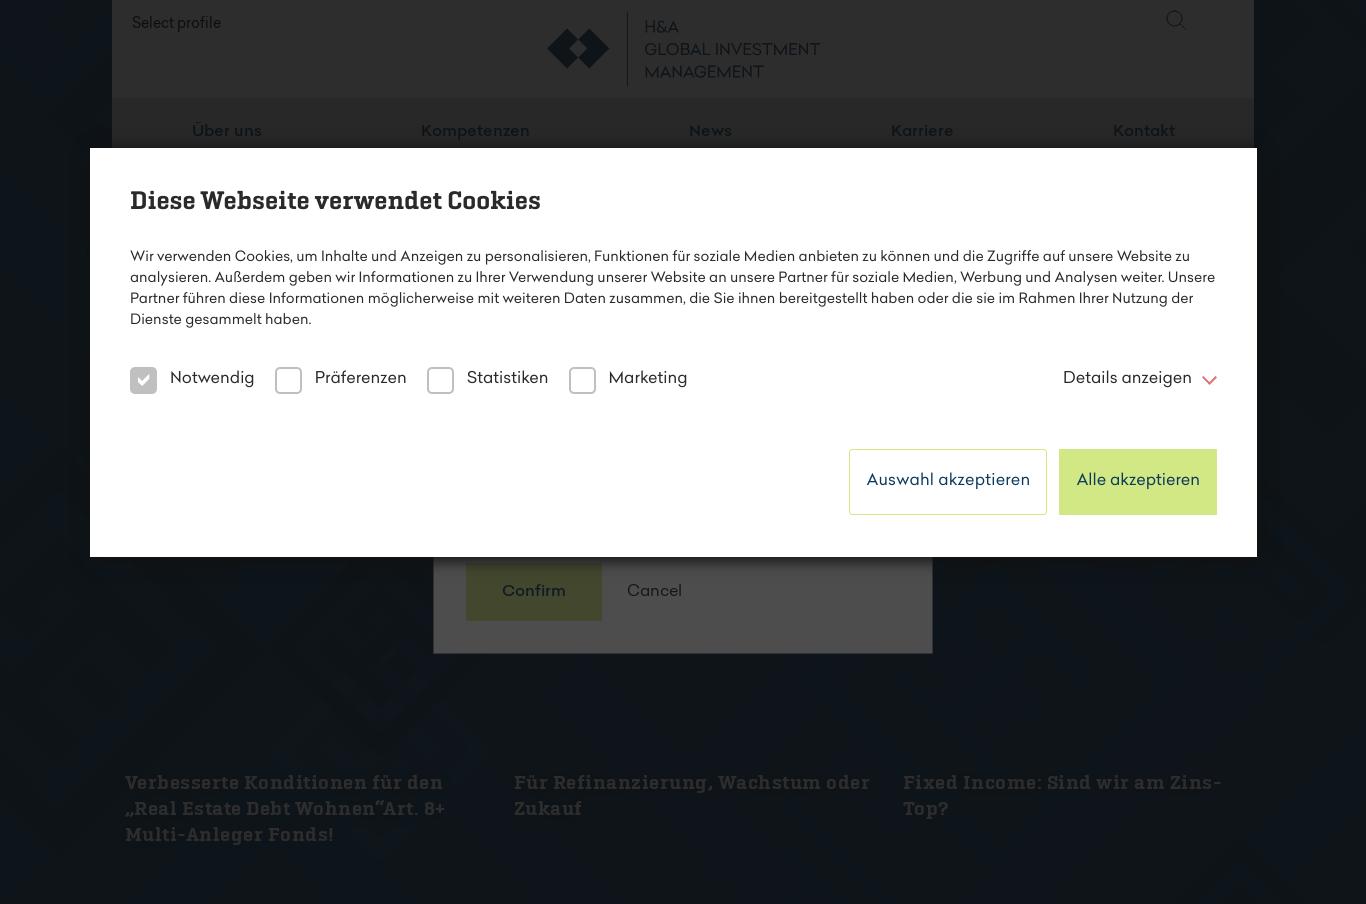  What do you see at coordinates (175, 51) in the screenshot?
I see `'Select profile'` at bounding box center [175, 51].